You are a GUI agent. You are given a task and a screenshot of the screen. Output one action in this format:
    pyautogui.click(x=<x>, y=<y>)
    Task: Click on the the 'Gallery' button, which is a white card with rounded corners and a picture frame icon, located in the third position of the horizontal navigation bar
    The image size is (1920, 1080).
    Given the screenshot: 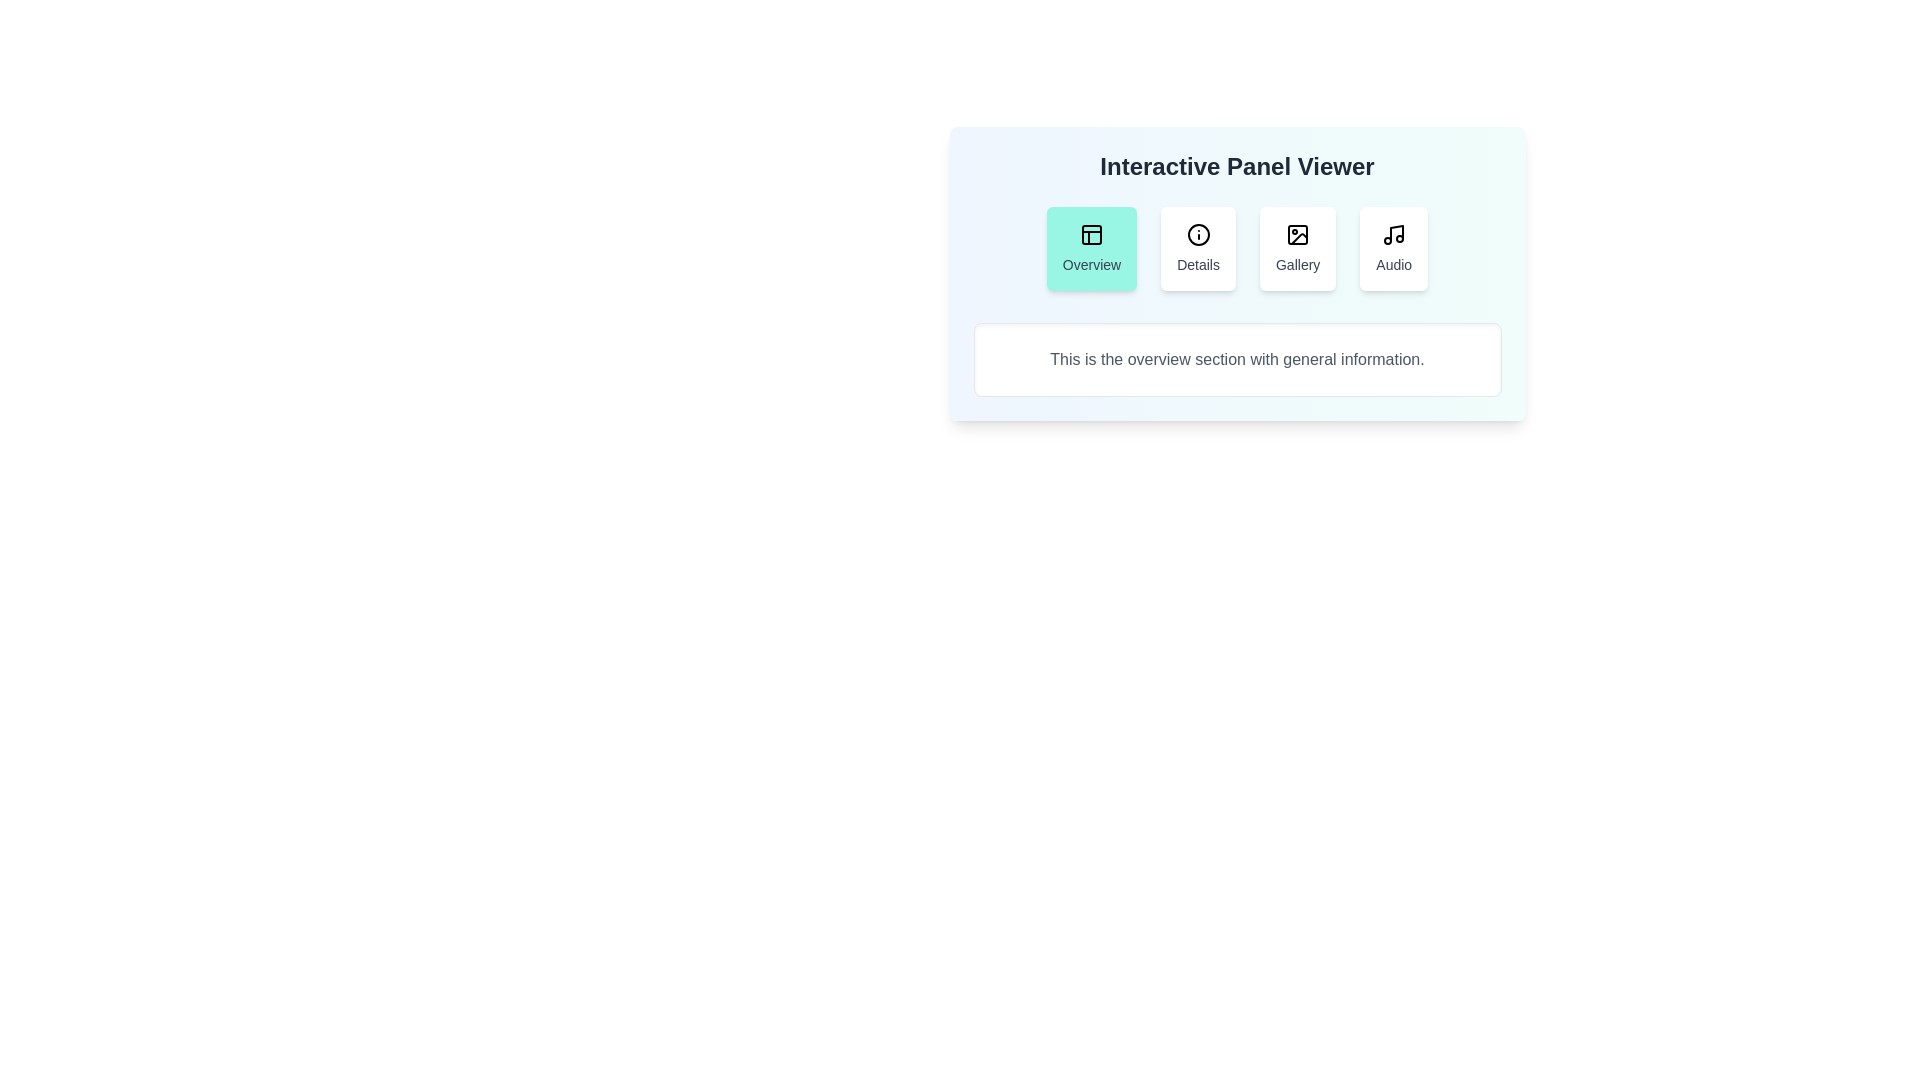 What is the action you would take?
    pyautogui.click(x=1297, y=248)
    